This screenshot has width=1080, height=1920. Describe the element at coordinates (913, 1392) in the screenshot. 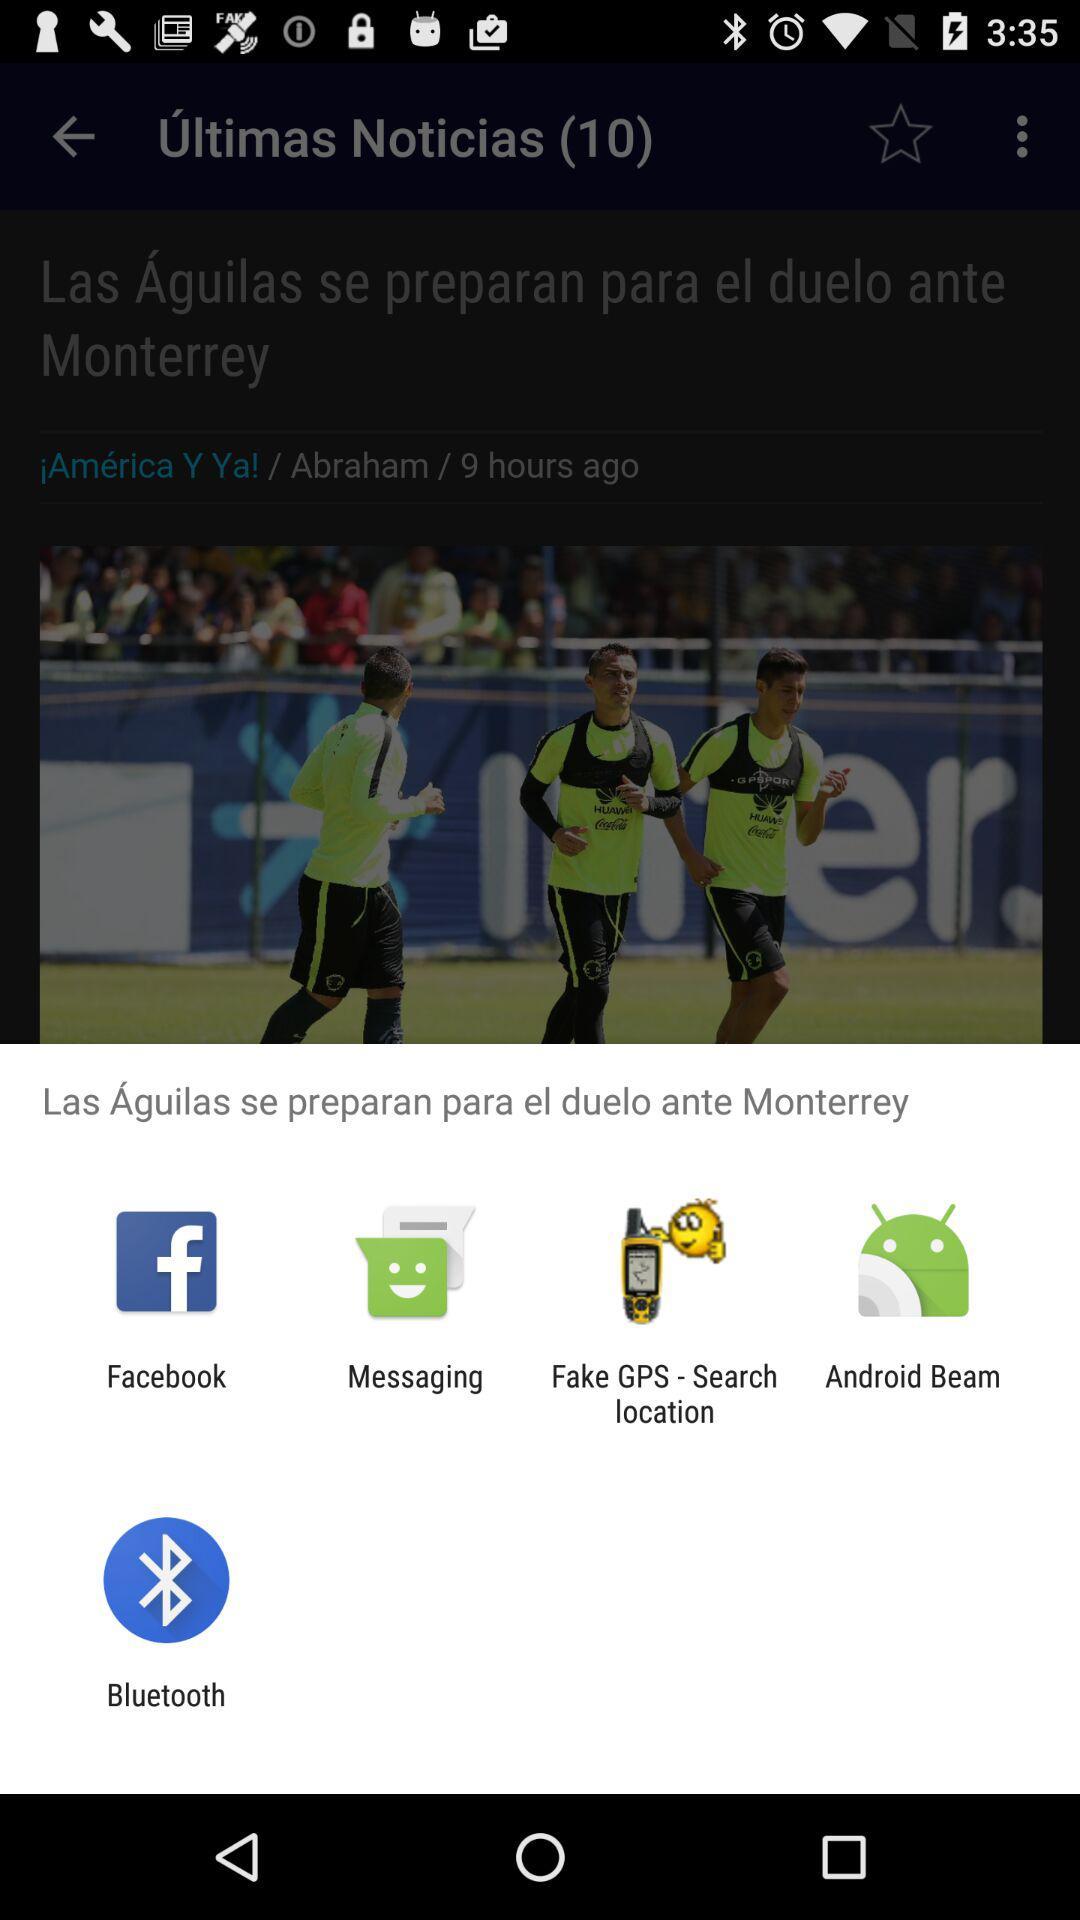

I see `android beam app` at that location.